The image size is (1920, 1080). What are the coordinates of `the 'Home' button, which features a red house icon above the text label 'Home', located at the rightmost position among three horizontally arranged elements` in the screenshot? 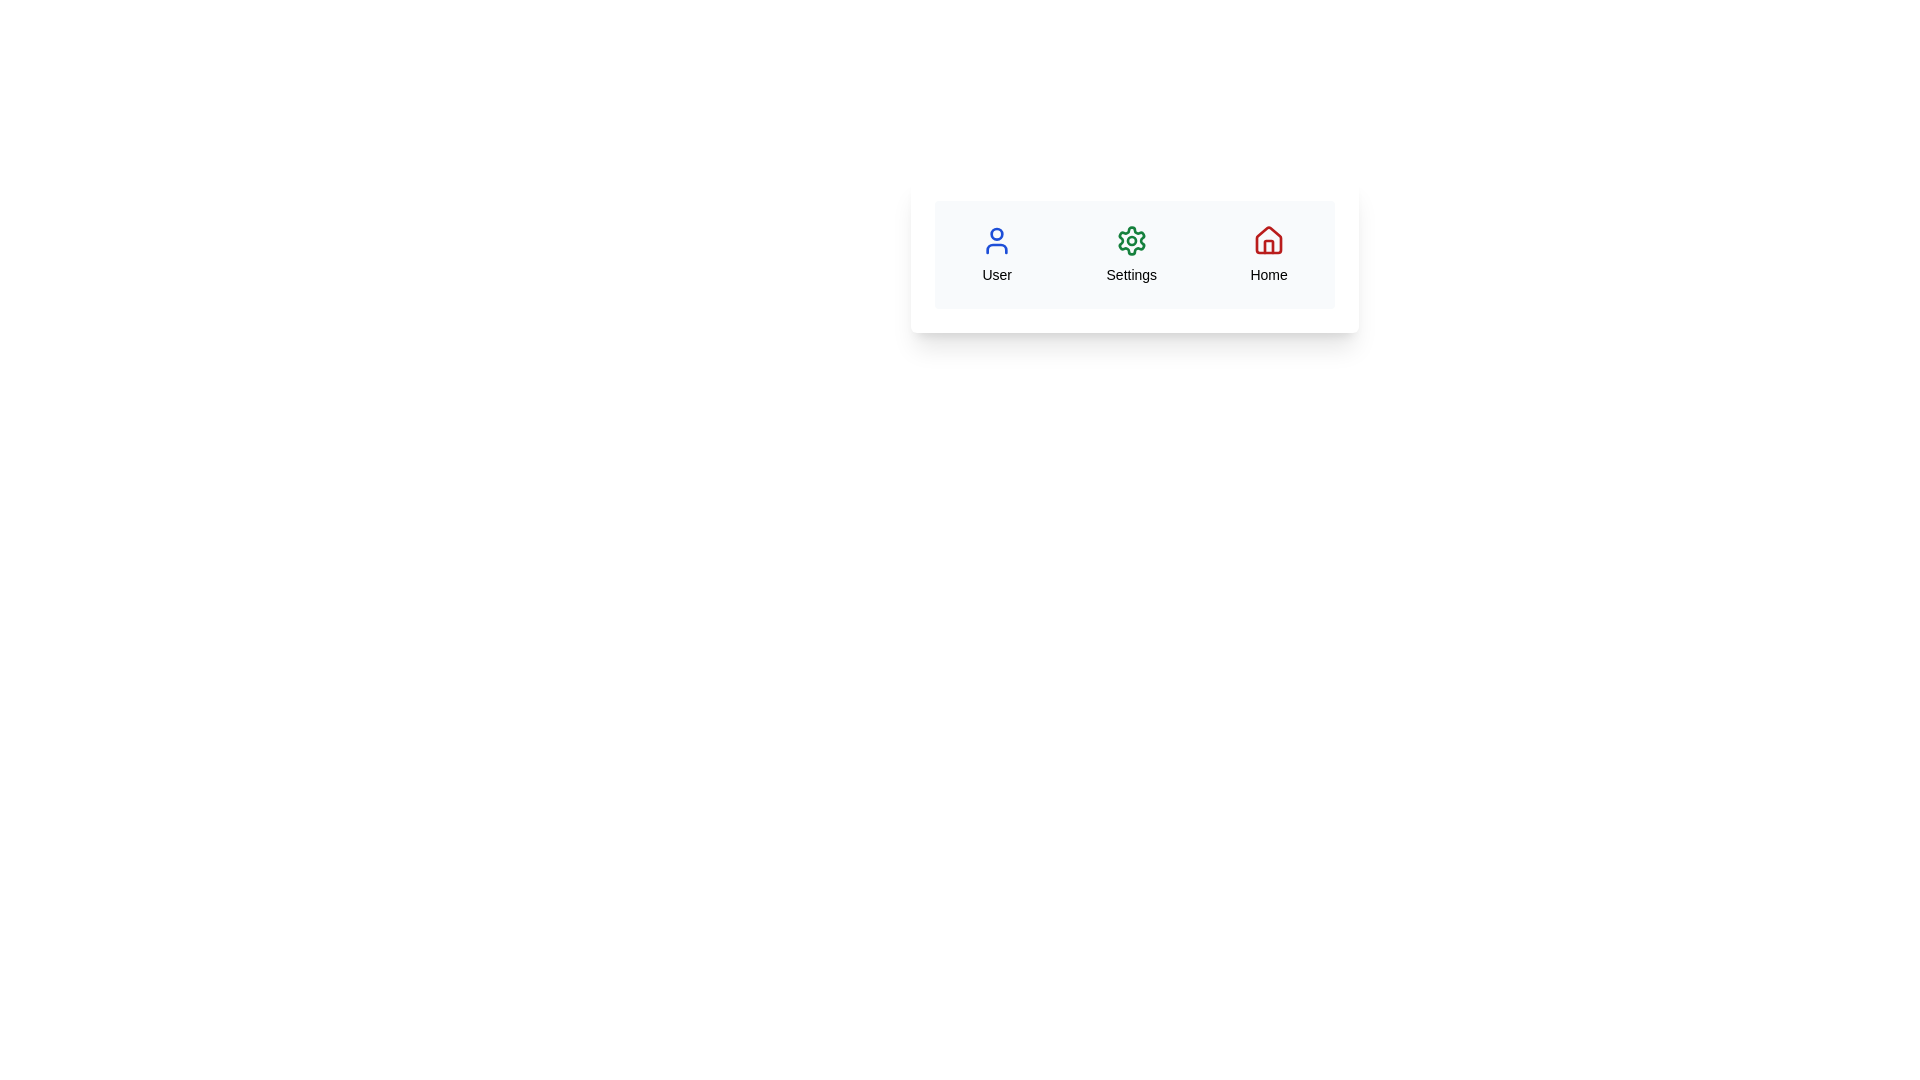 It's located at (1268, 253).